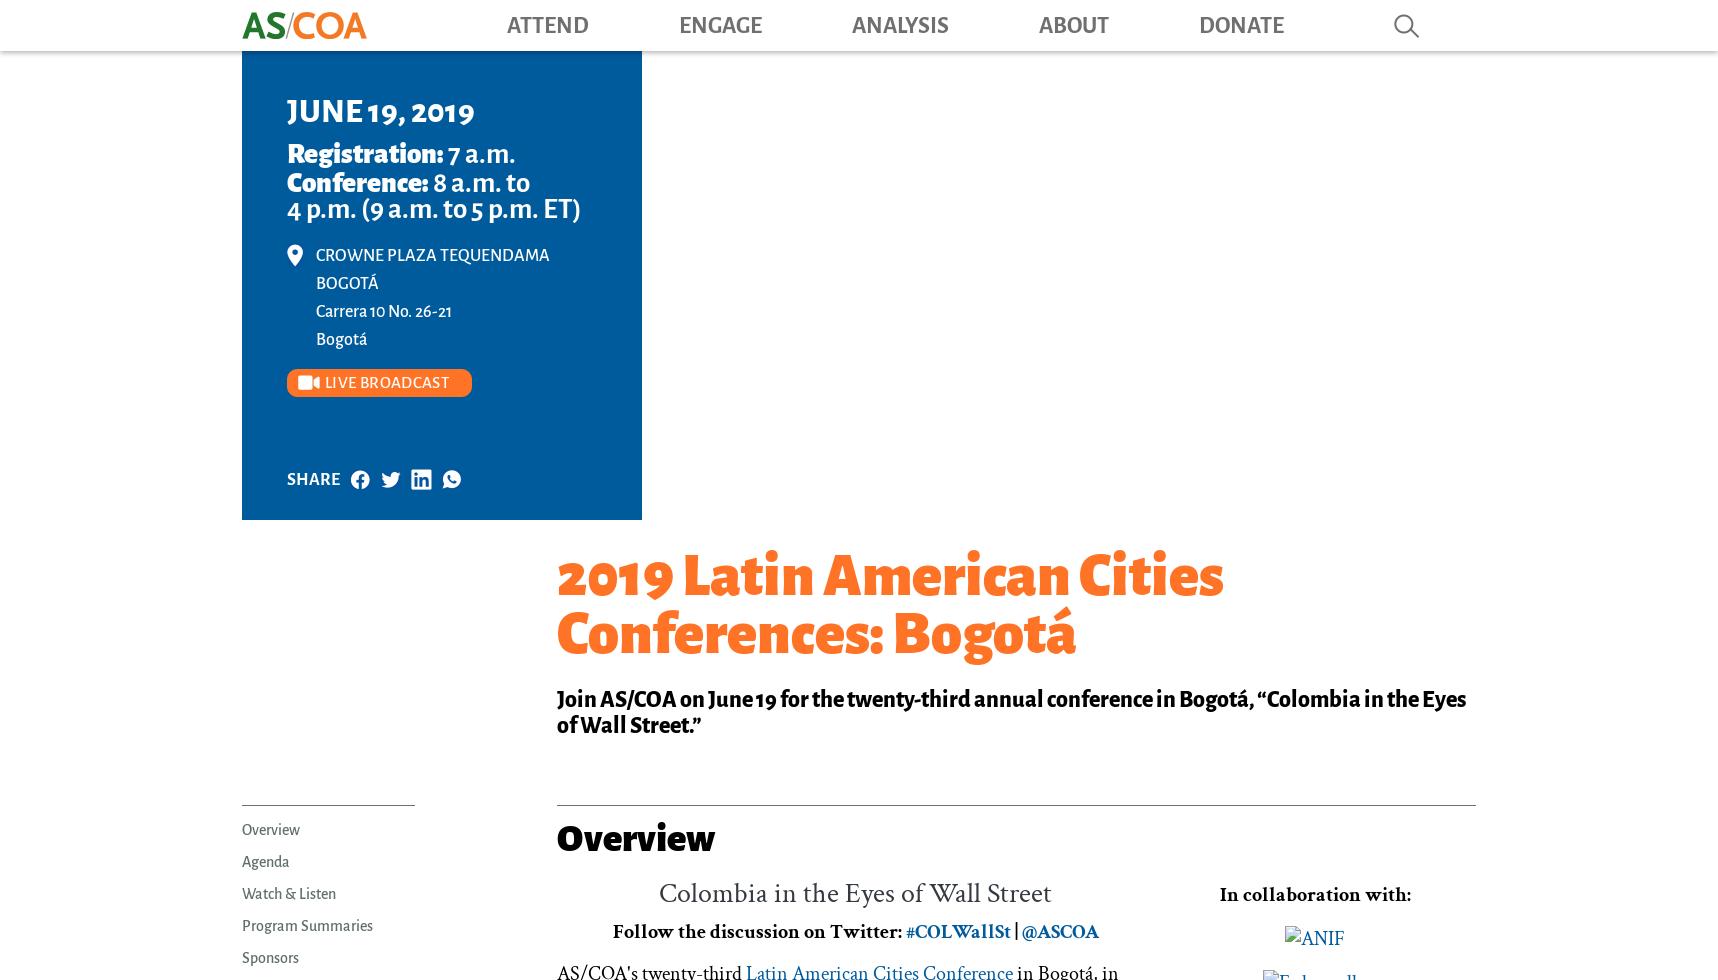 The height and width of the screenshot is (980, 1718). Describe the element at coordinates (325, 382) in the screenshot. I see `'Live broadcast'` at that location.